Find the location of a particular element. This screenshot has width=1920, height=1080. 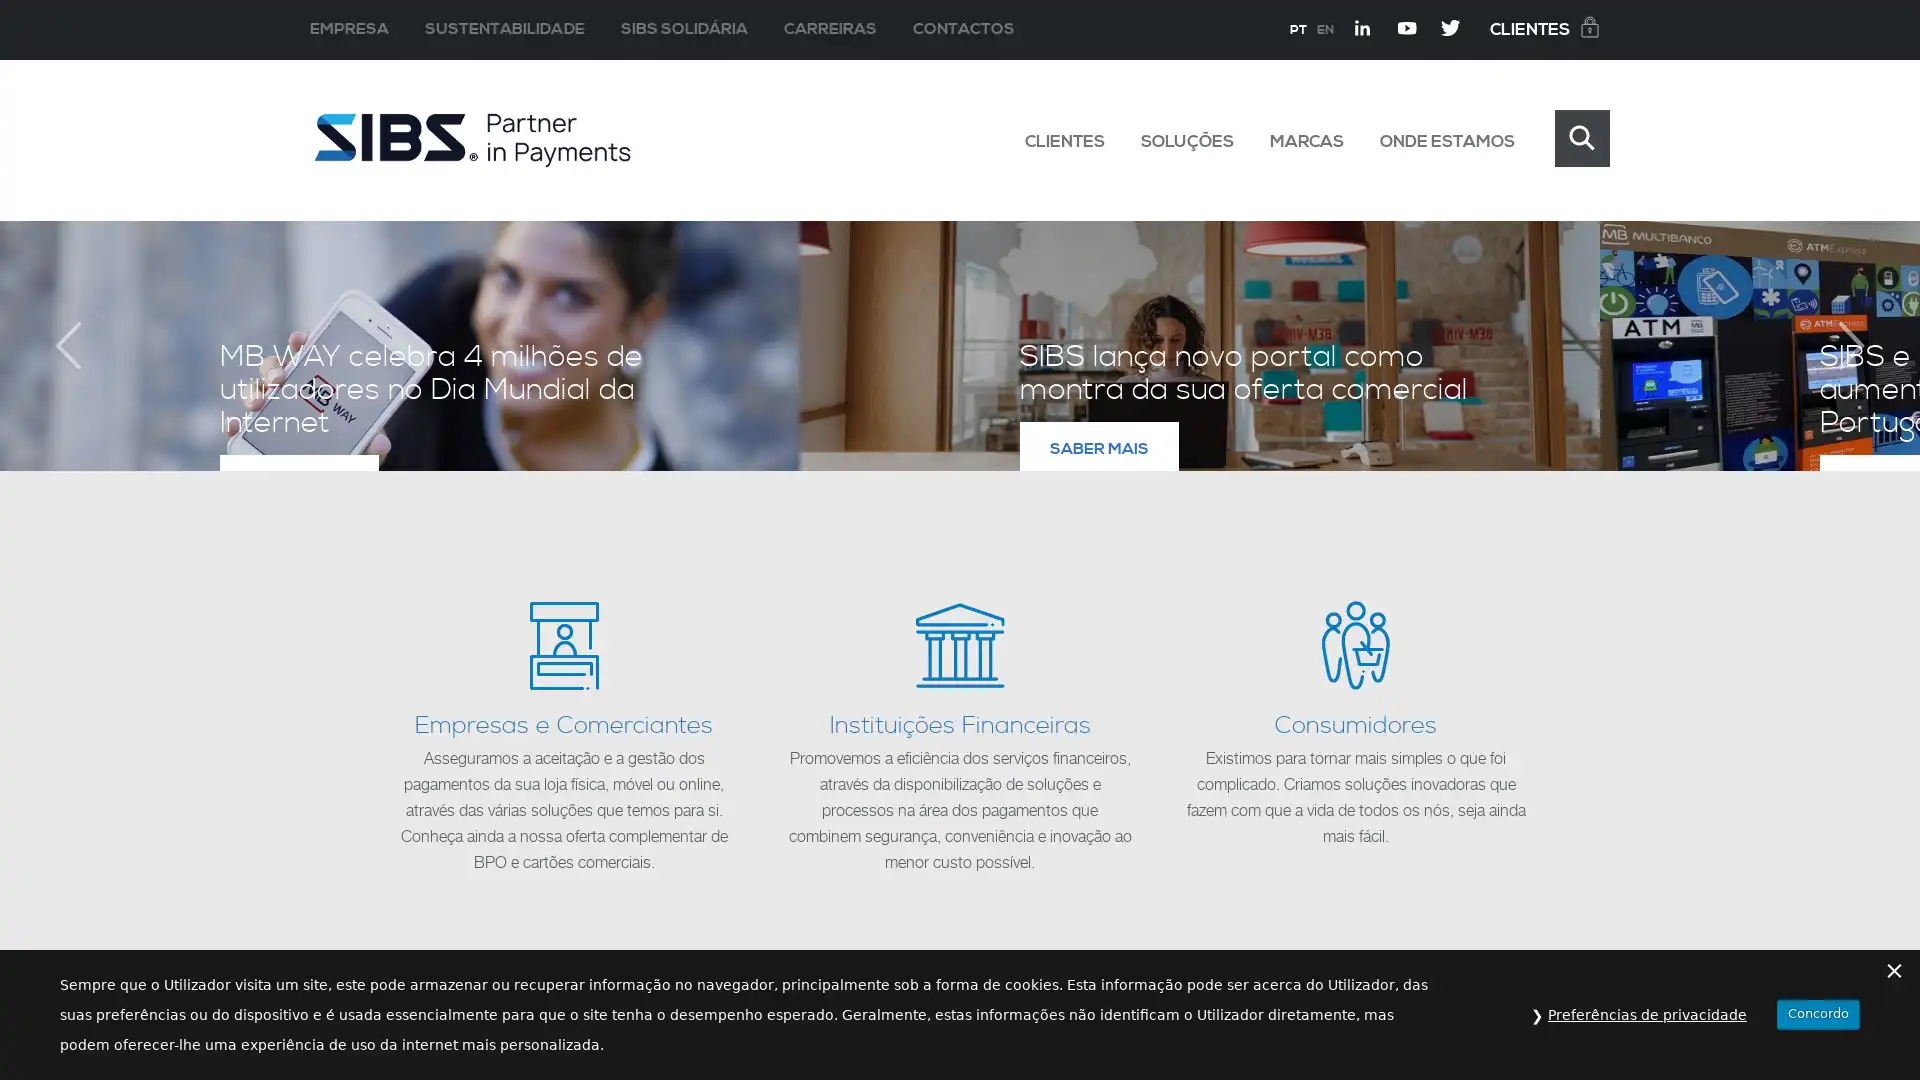

Preferencias de privacidade is located at coordinates (1647, 1014).